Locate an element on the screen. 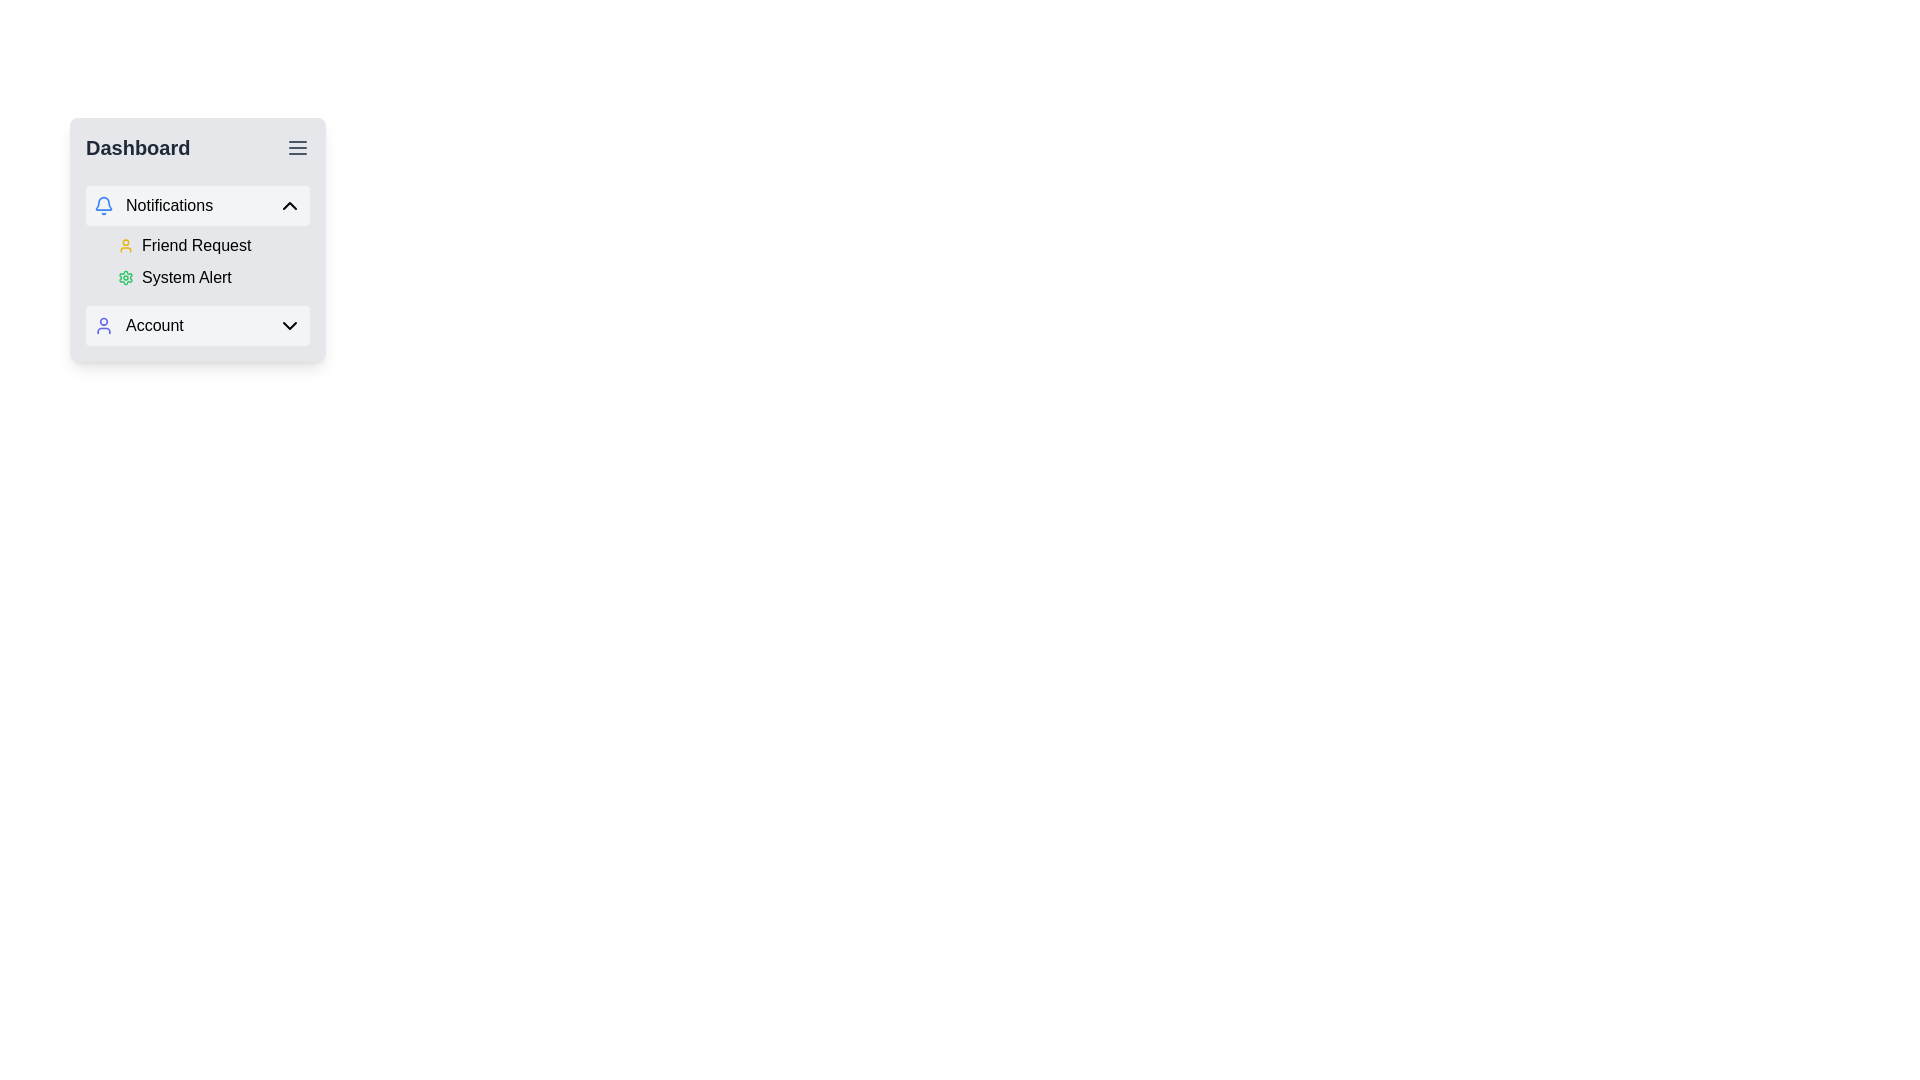 The height and width of the screenshot is (1080, 1920). the small downward-pointing chevron icon located in the bottom-right corner of the 'Account' entry in the navigation panel is located at coordinates (288, 325).